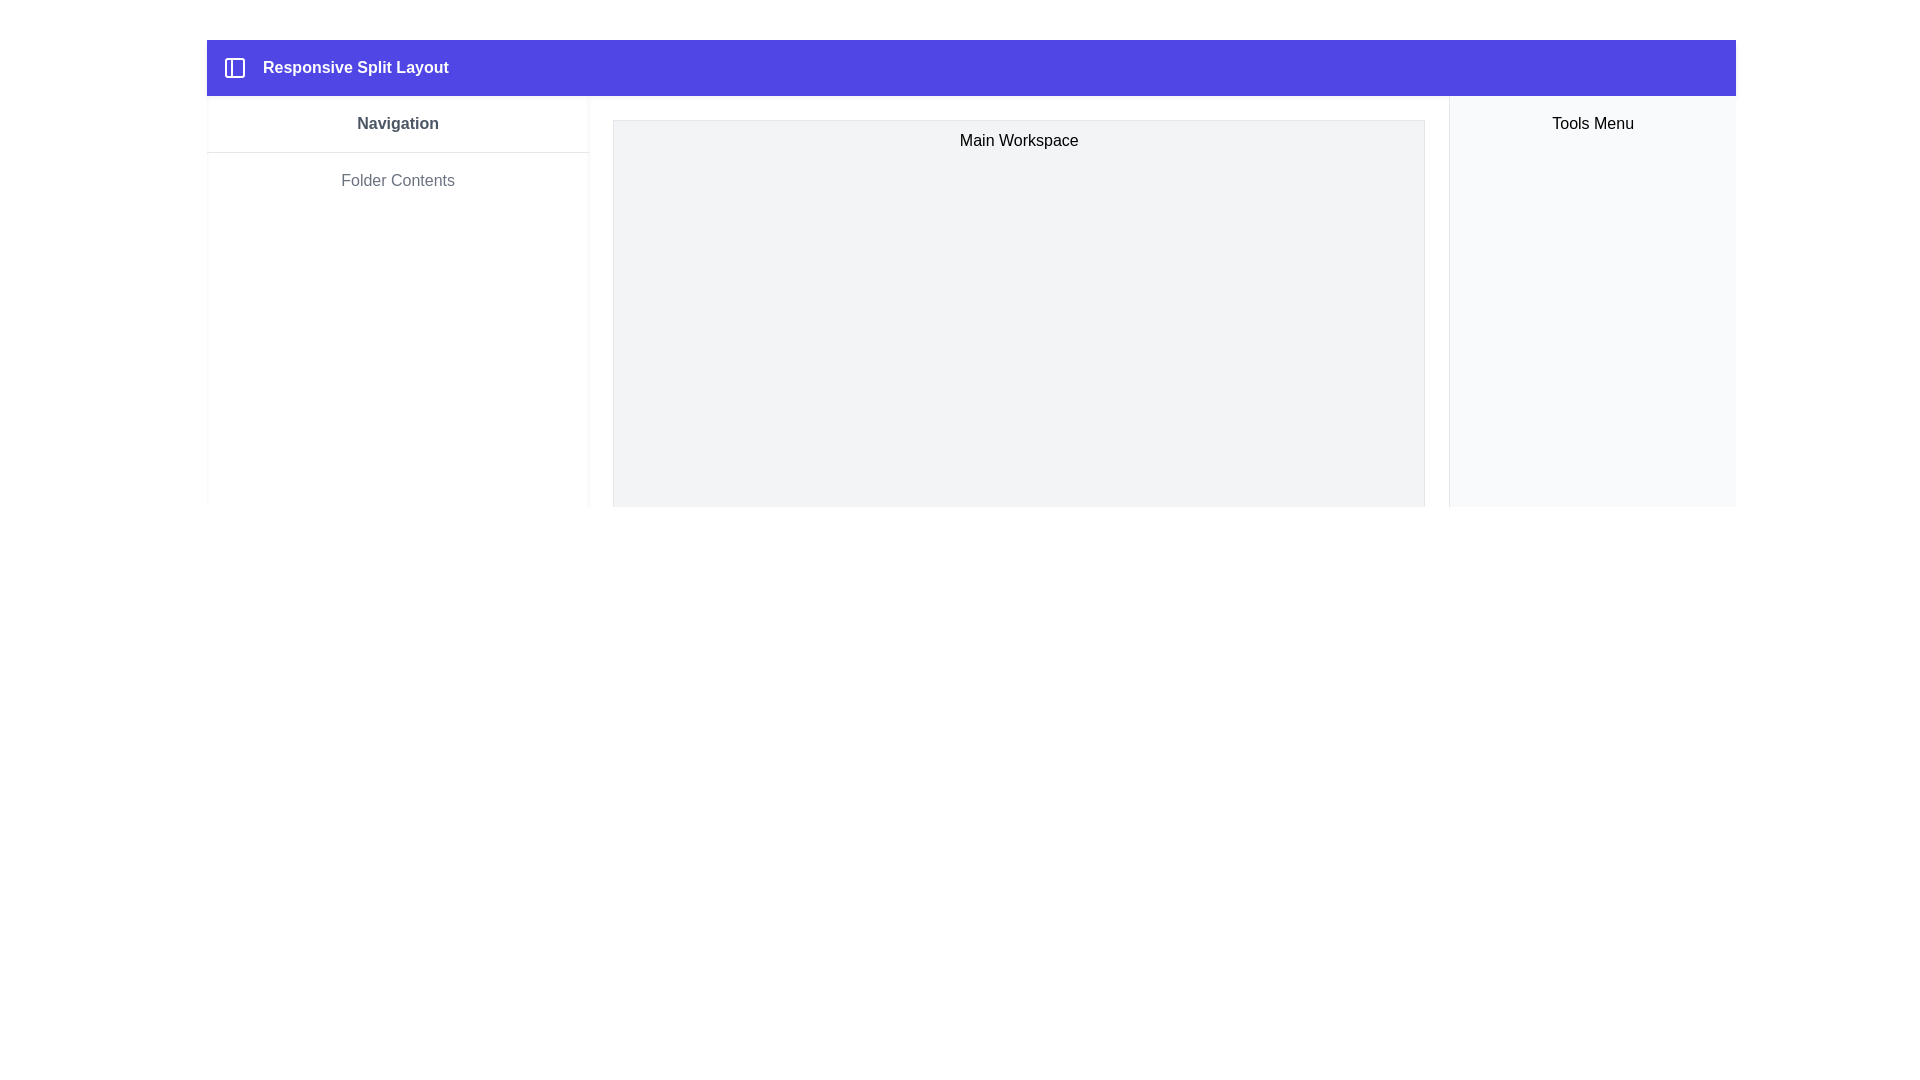 This screenshot has height=1080, width=1920. Describe the element at coordinates (235, 67) in the screenshot. I see `the Icon element styled as a left-side panel layout located at the top-left corner of the blue header bar near the text 'Responsive Split Layout.'` at that location.